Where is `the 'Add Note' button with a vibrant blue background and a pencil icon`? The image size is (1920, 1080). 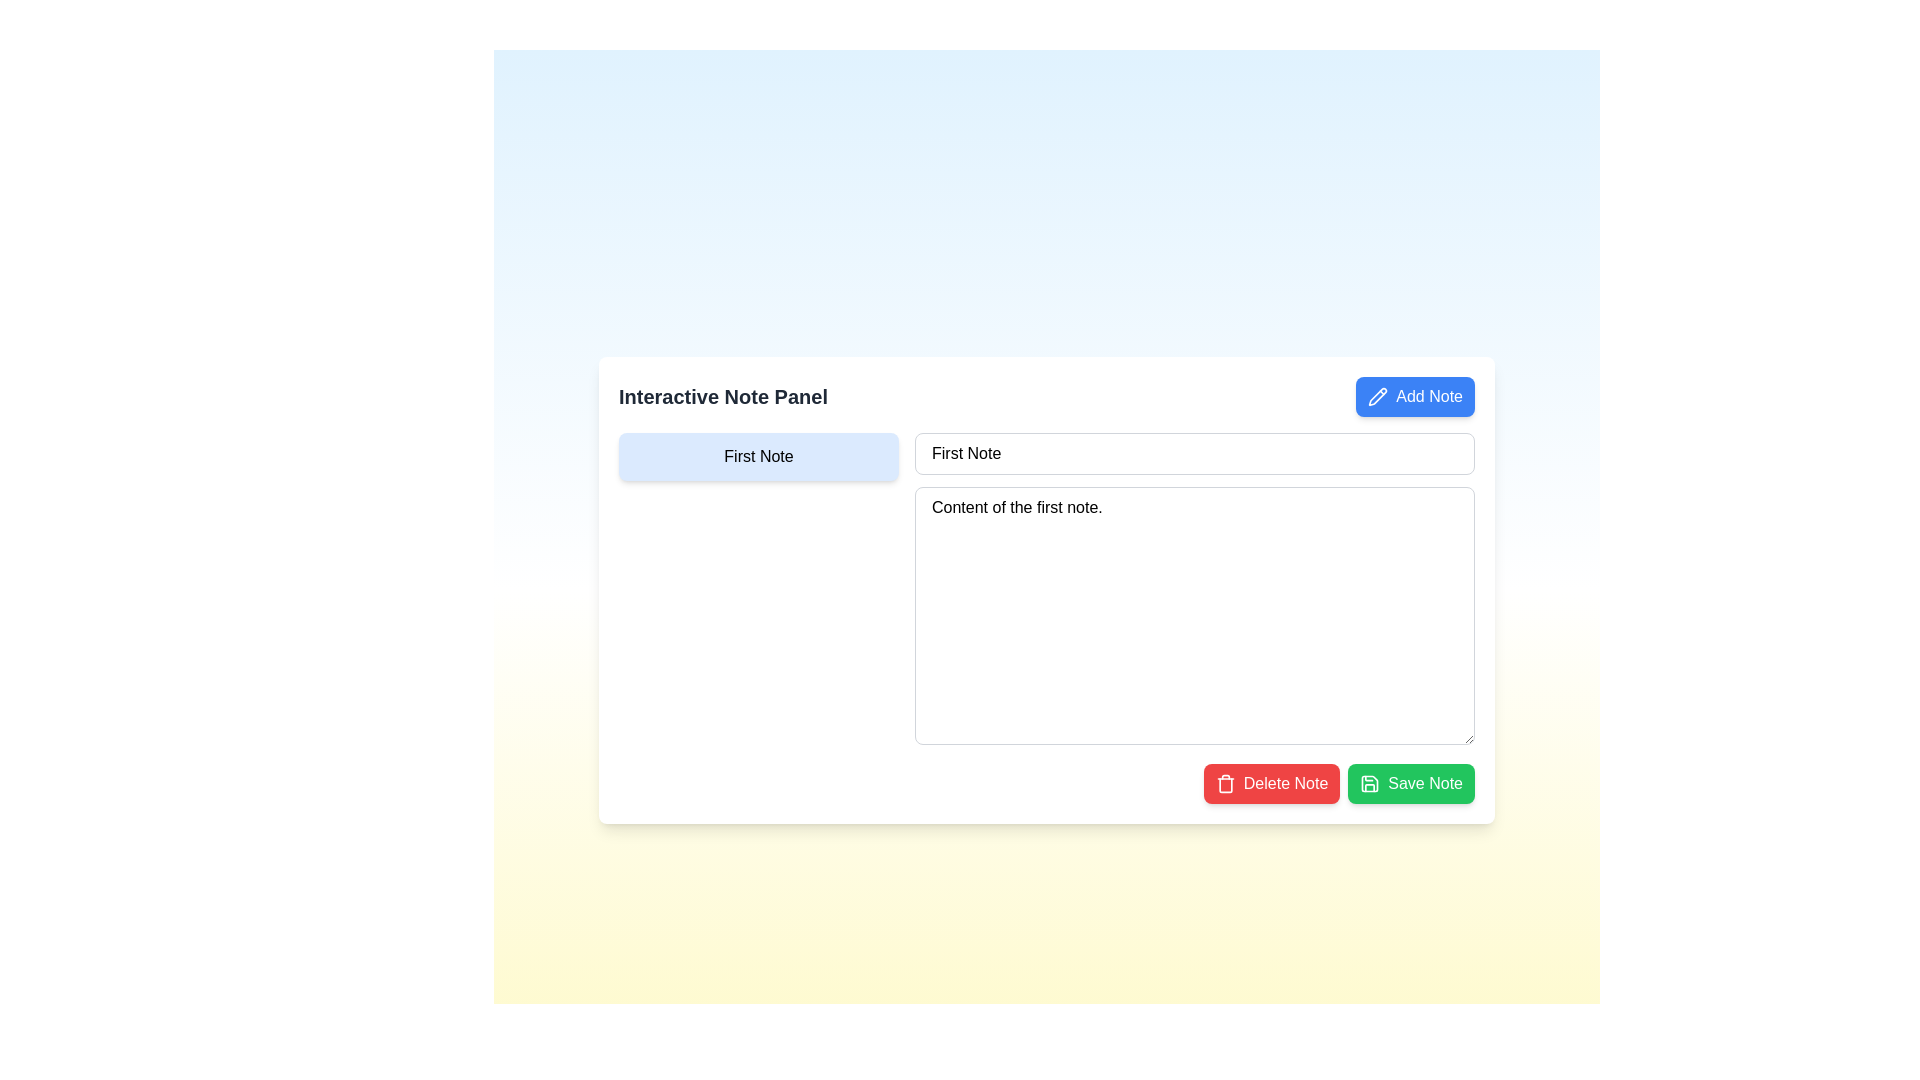
the 'Add Note' button with a vibrant blue background and a pencil icon is located at coordinates (1414, 396).